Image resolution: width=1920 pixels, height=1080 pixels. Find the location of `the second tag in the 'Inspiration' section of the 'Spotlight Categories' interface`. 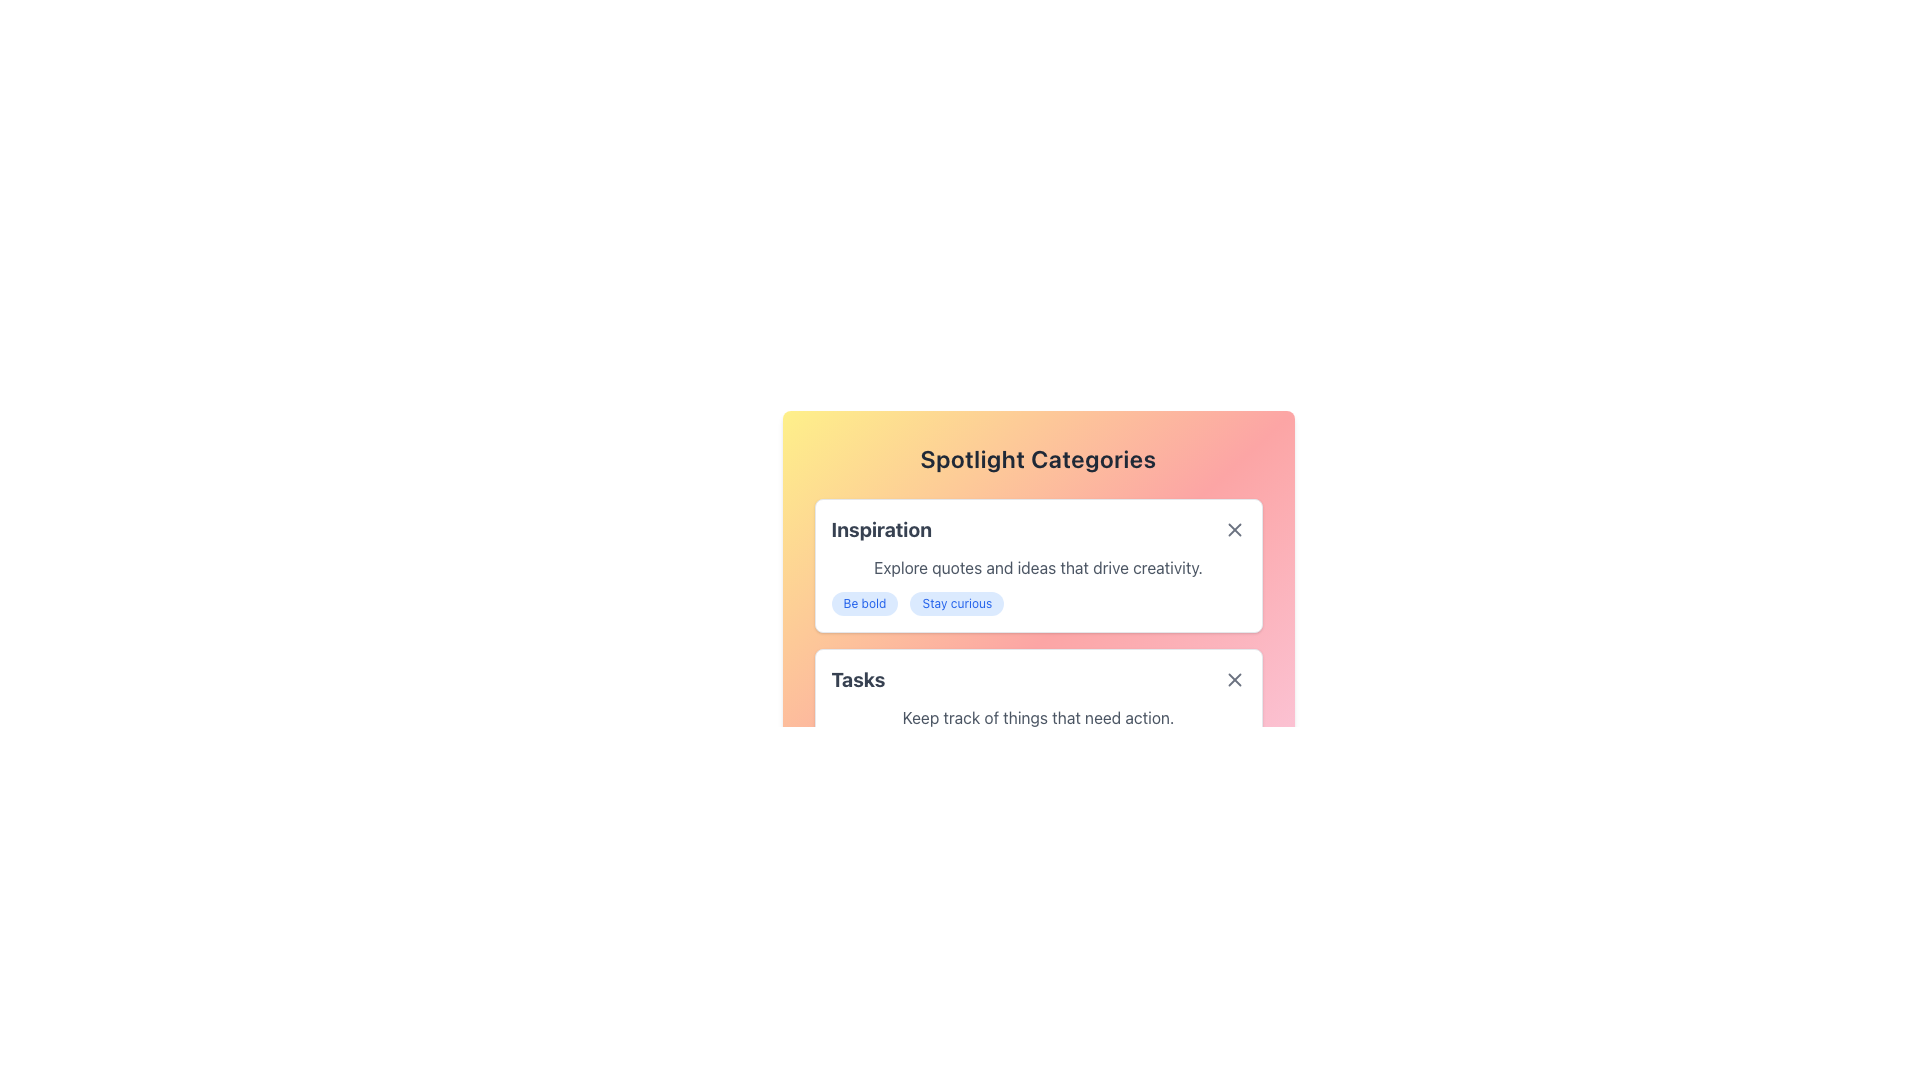

the second tag in the 'Inspiration' section of the 'Spotlight Categories' interface is located at coordinates (956, 603).